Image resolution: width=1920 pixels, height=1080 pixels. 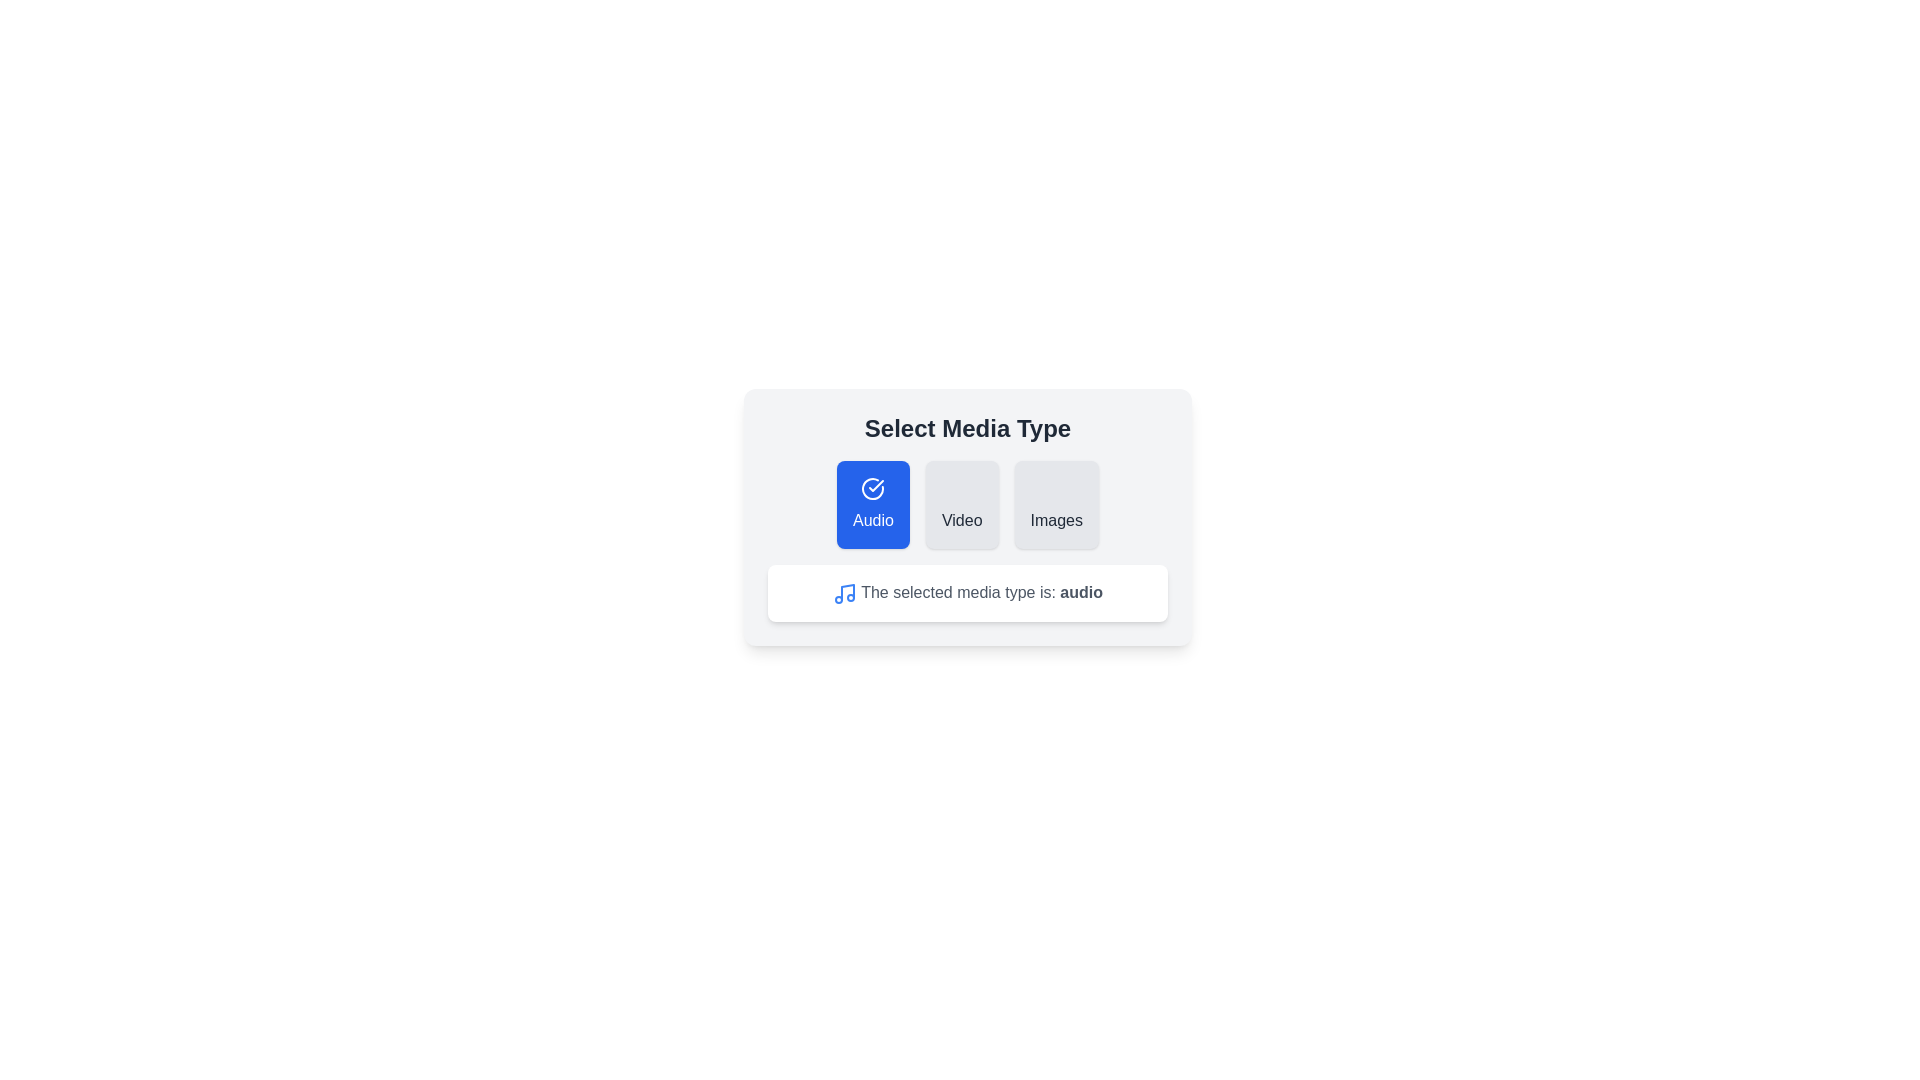 What do you see at coordinates (968, 592) in the screenshot?
I see `the informational text display that shows the current selection of 'audio', located centrally below the media type selection buttons` at bounding box center [968, 592].